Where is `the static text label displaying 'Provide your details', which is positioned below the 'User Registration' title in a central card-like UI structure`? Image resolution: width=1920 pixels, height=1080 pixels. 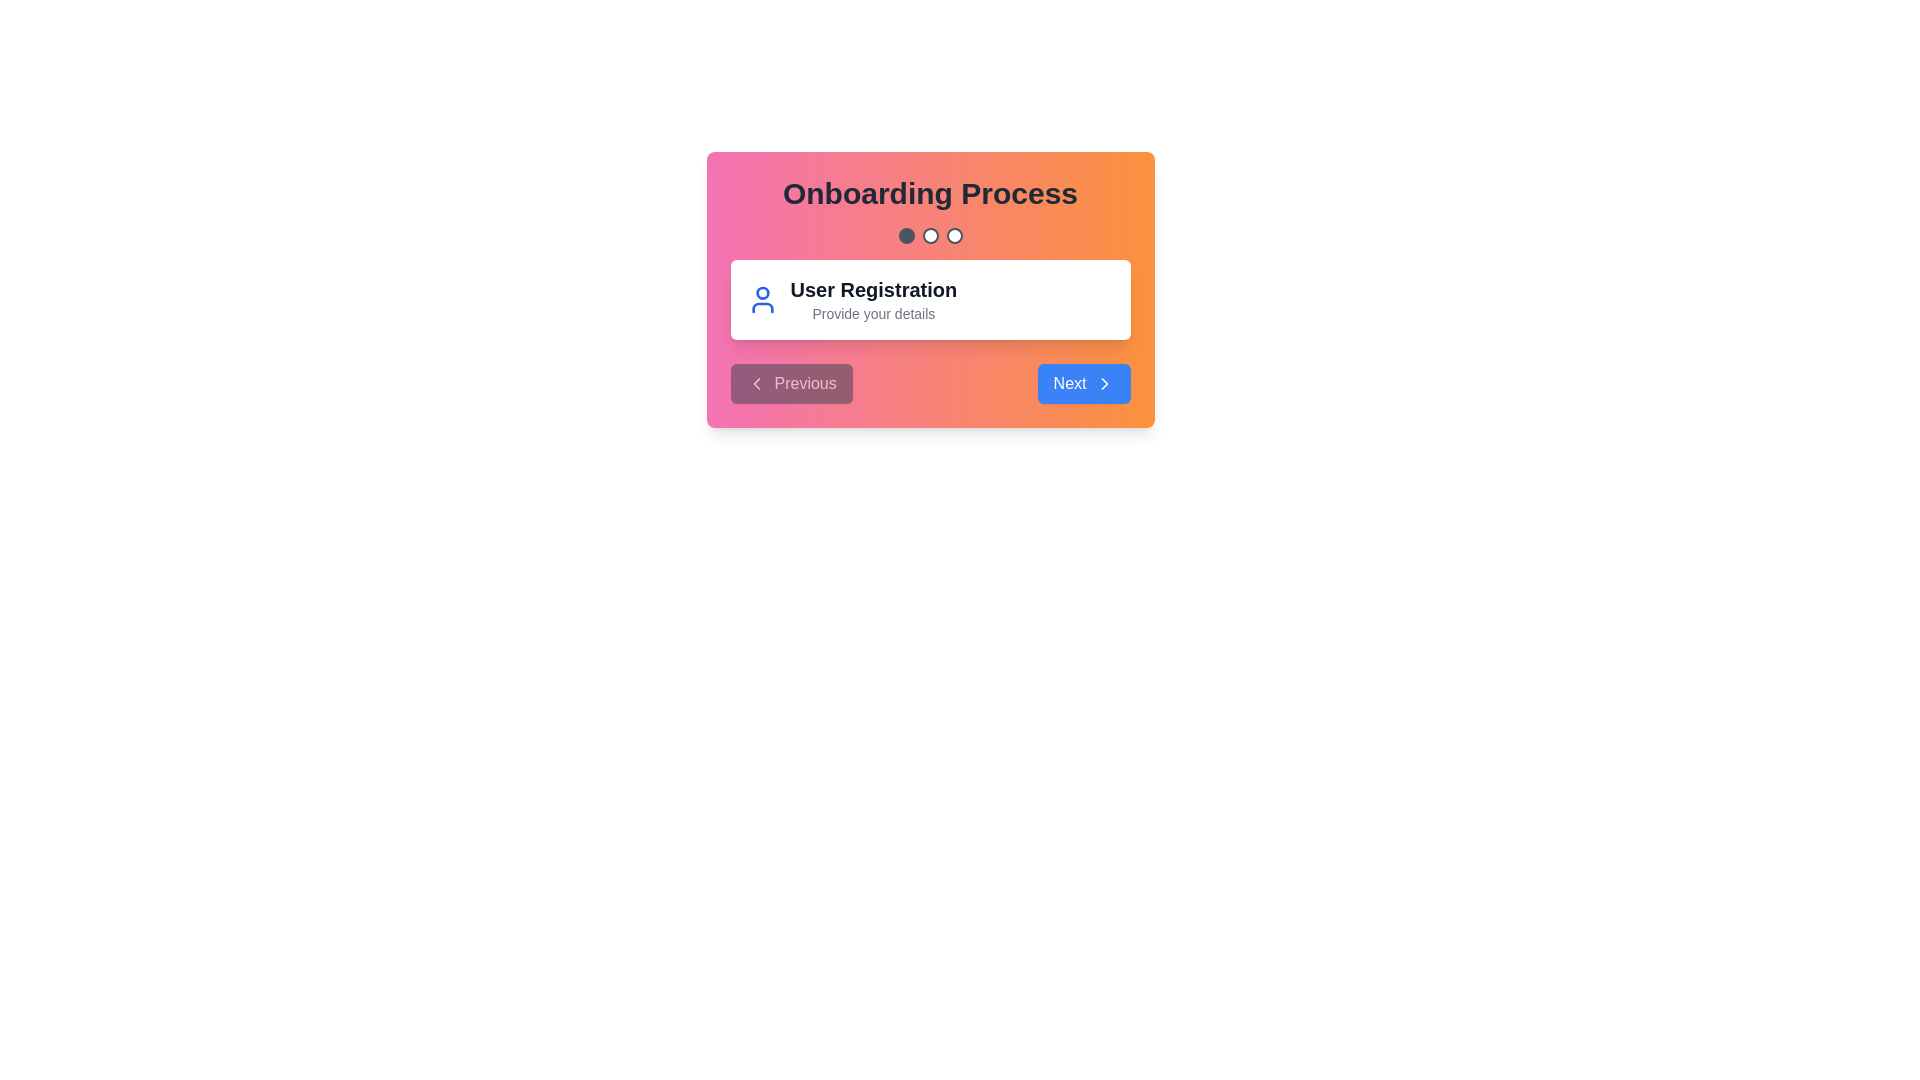
the static text label displaying 'Provide your details', which is positioned below the 'User Registration' title in a central card-like UI structure is located at coordinates (873, 313).